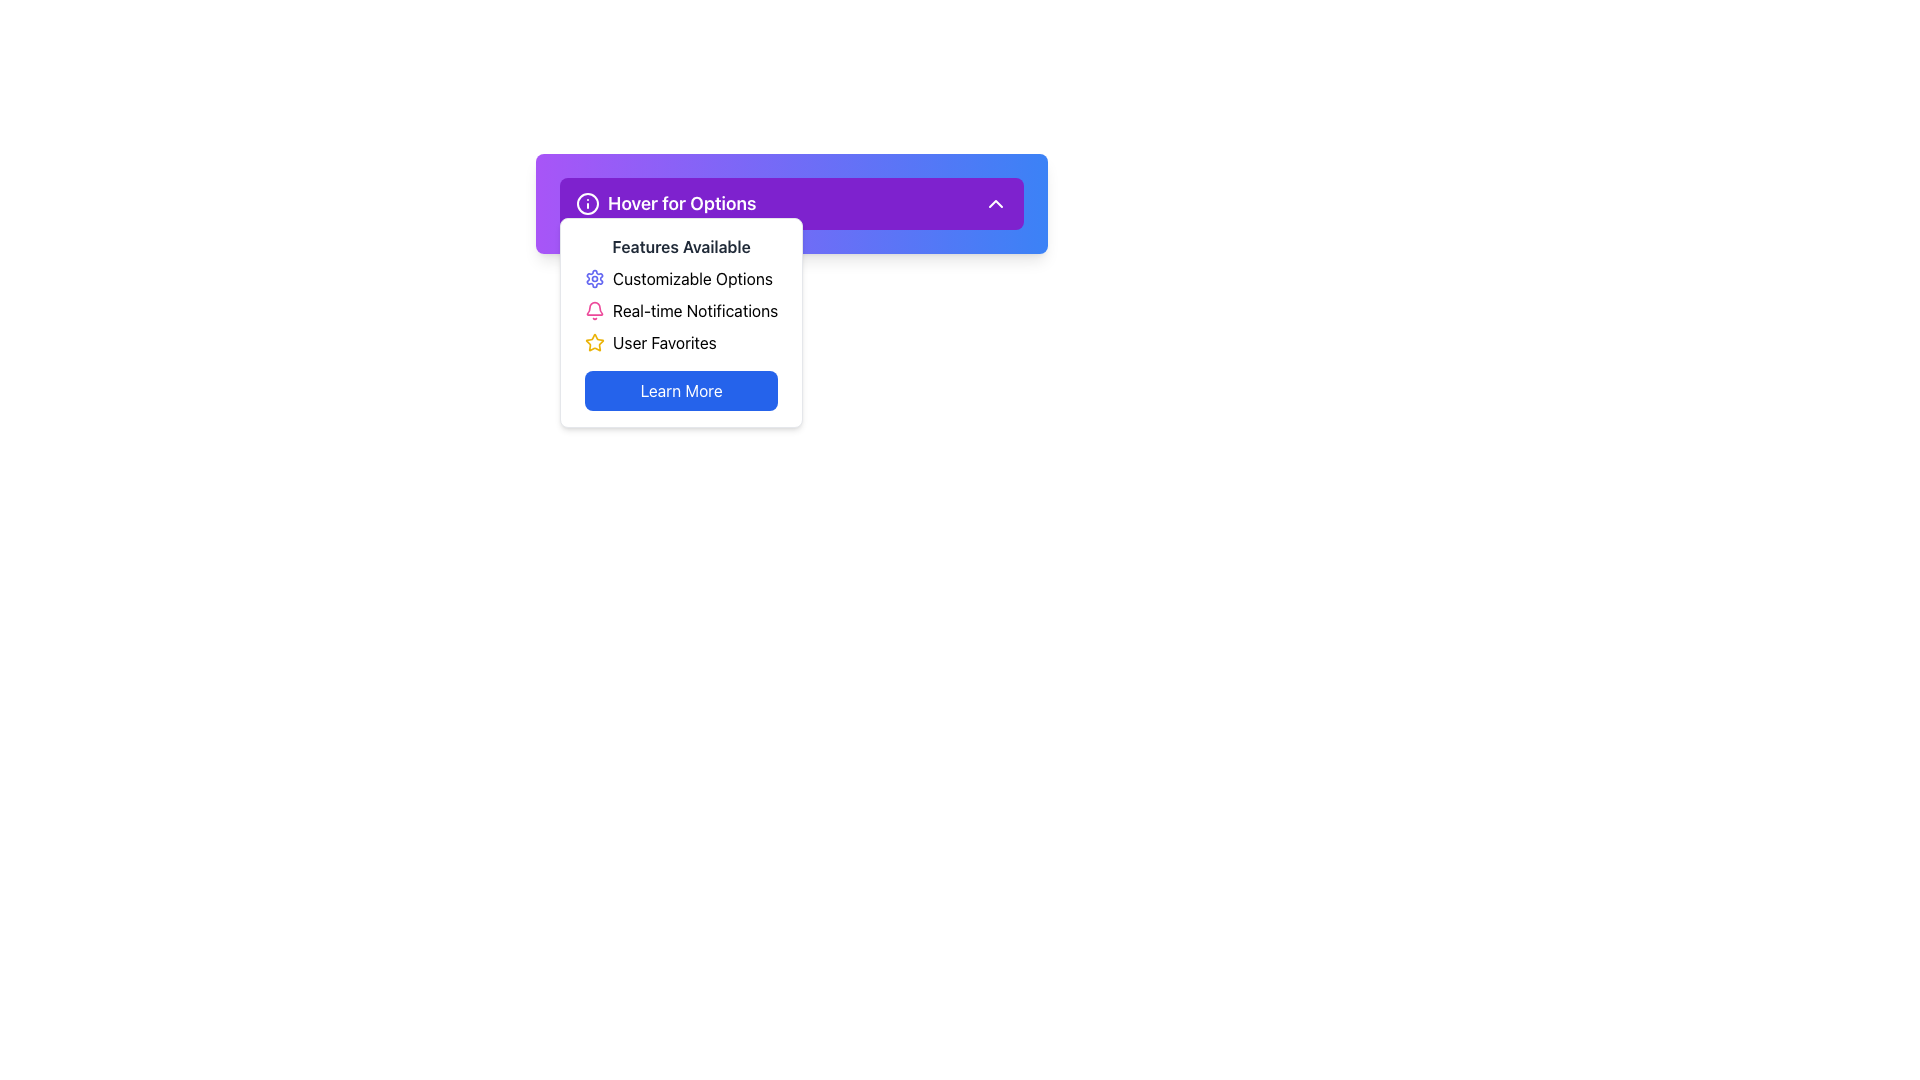 The image size is (1920, 1080). What do you see at coordinates (594, 341) in the screenshot?
I see `the star-shaped icon with a yellow outline located above the white dropdown menu labeled 'Hover for Options'` at bounding box center [594, 341].